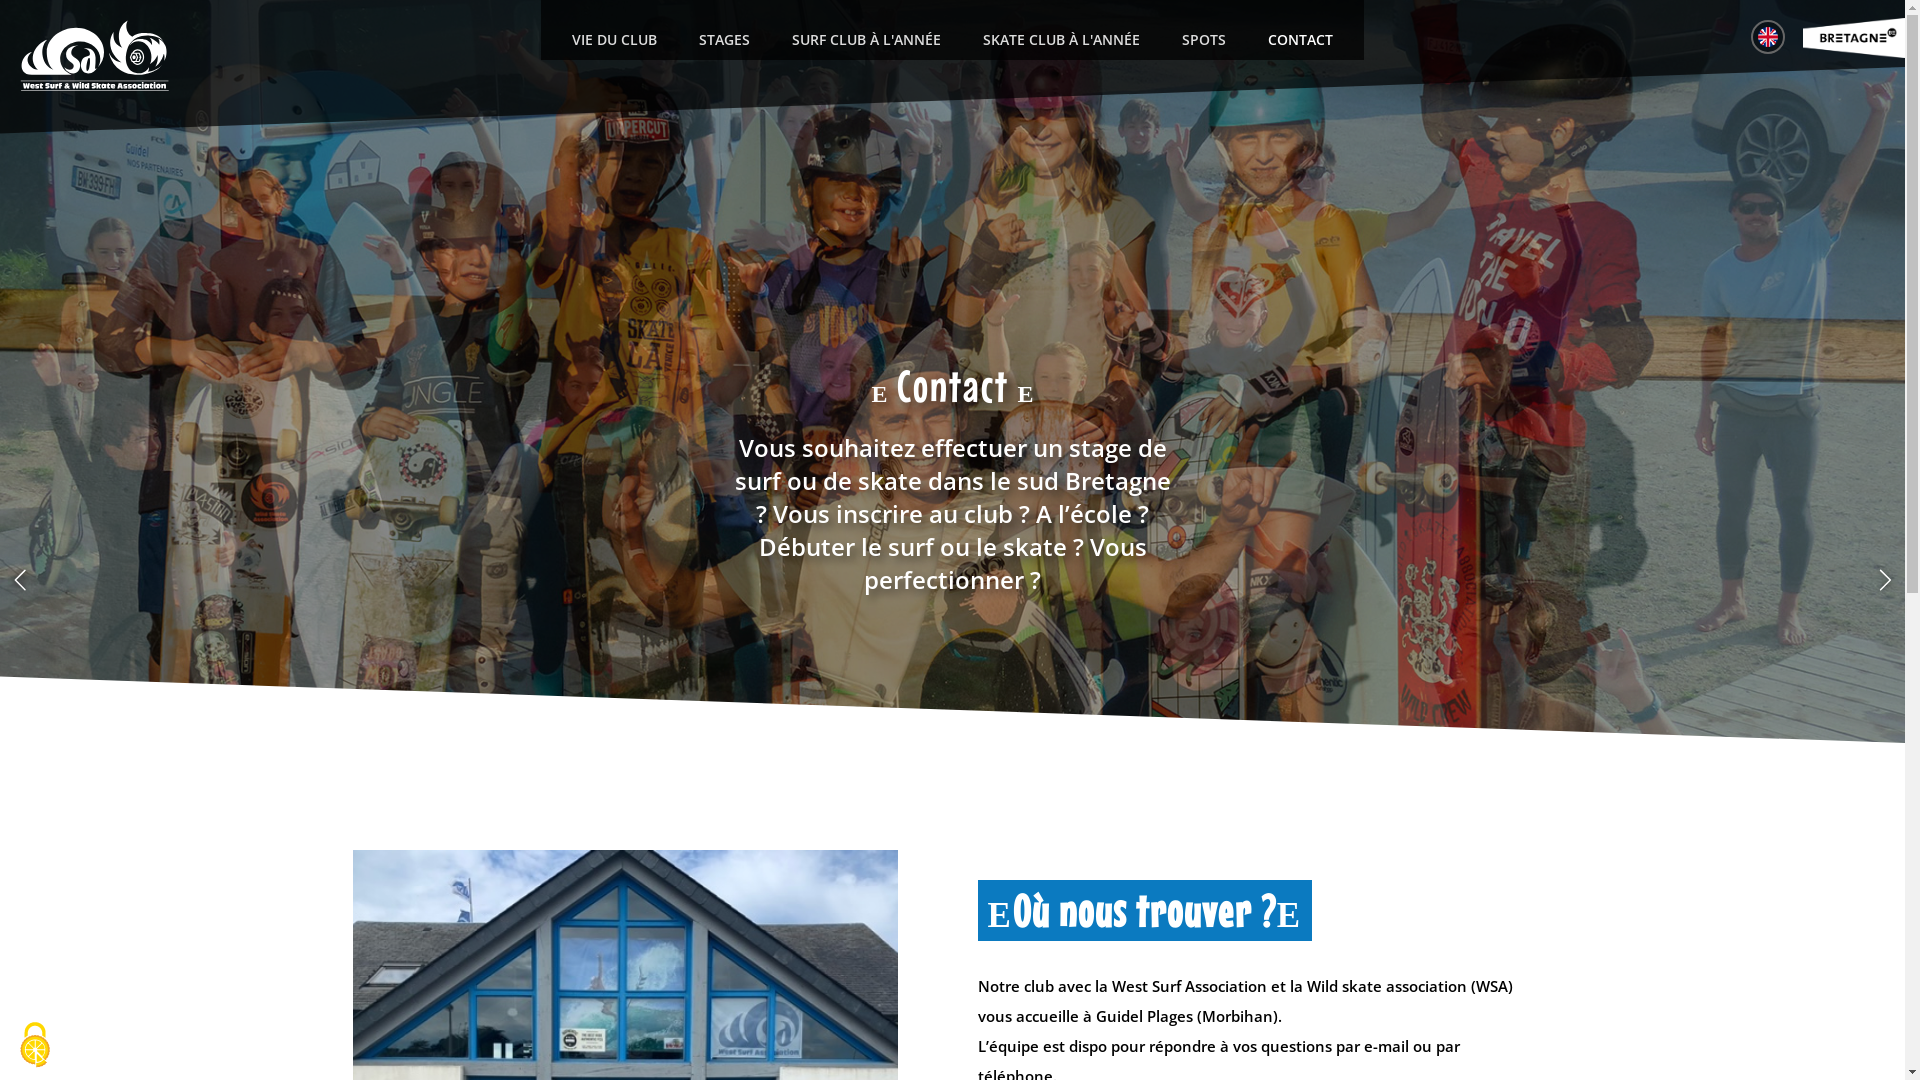 This screenshot has width=1920, height=1080. Describe the element at coordinates (19, 579) in the screenshot. I see `'Previous'` at that location.